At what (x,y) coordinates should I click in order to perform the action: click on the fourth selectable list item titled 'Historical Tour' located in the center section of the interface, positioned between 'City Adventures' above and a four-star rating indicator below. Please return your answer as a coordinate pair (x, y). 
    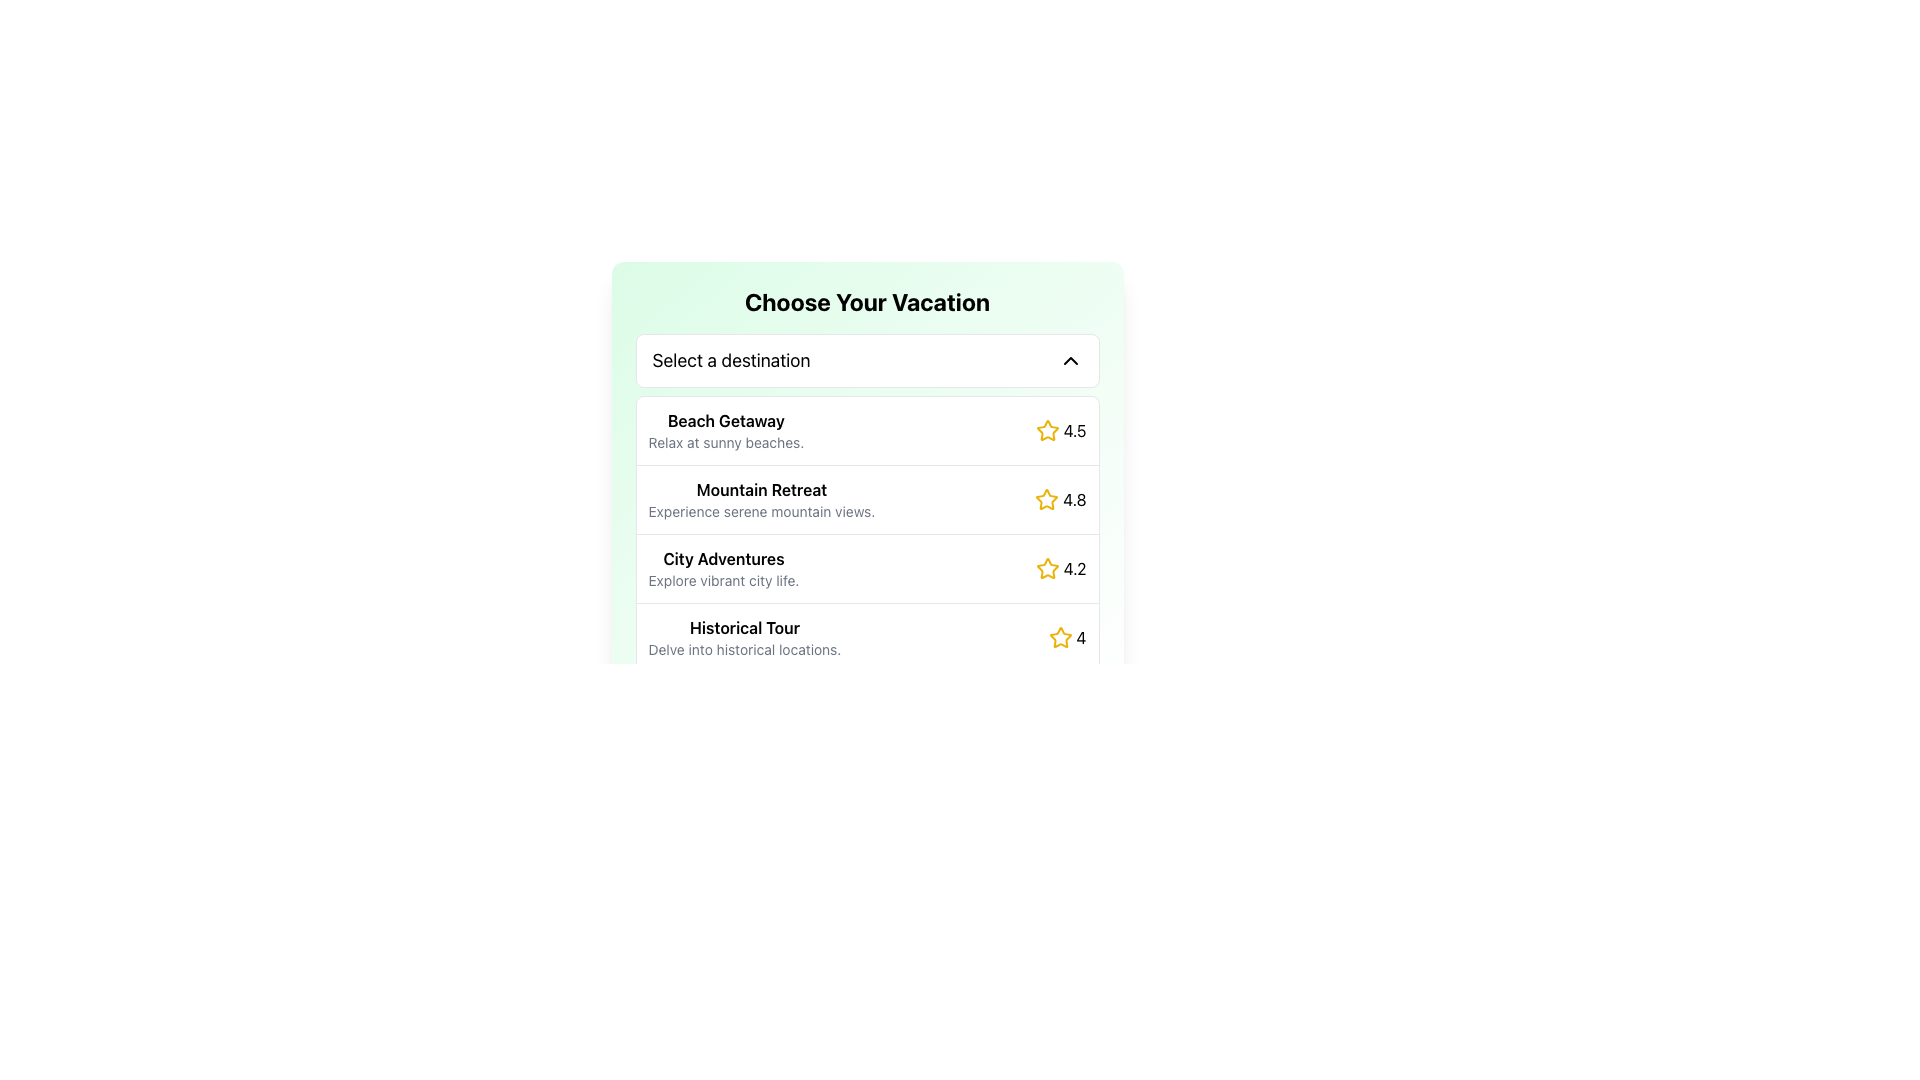
    Looking at the image, I should click on (743, 637).